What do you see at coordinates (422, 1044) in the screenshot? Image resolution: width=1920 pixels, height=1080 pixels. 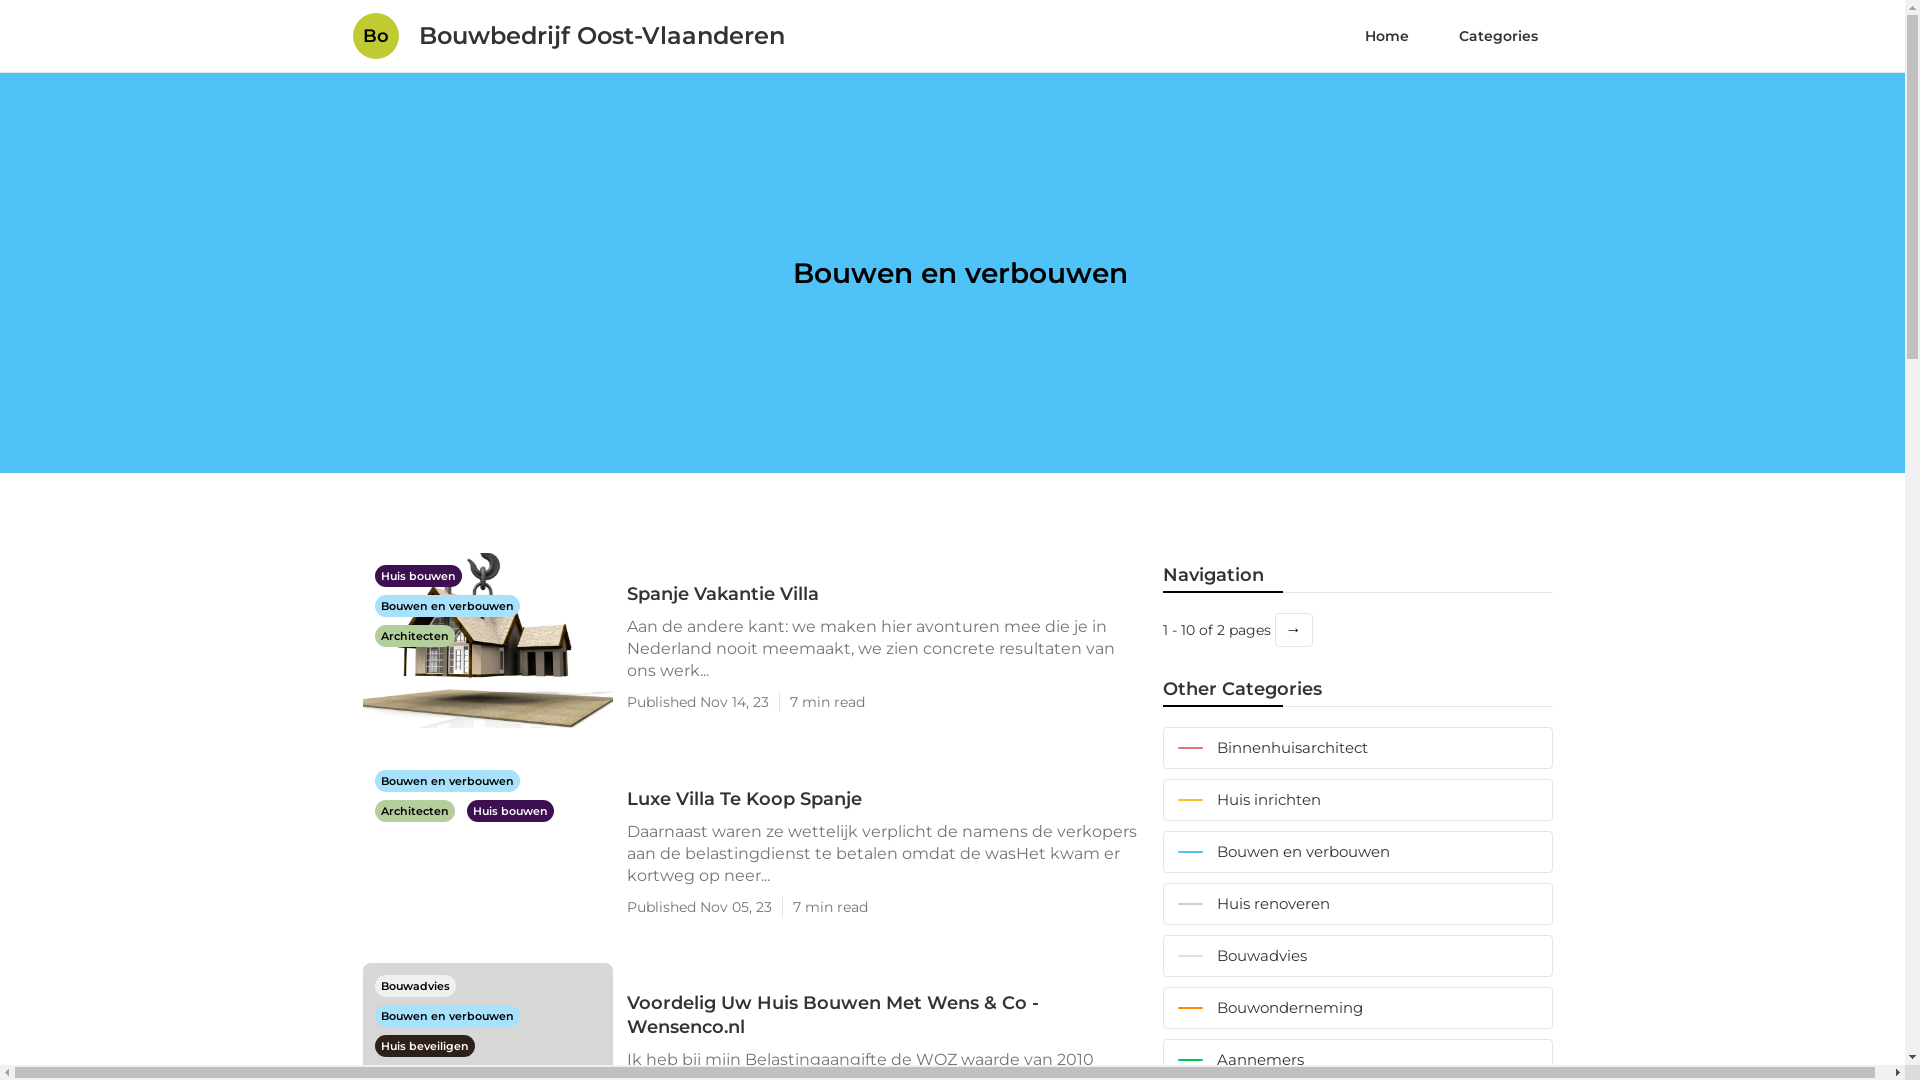 I see `'Huis beveiligen'` at bounding box center [422, 1044].